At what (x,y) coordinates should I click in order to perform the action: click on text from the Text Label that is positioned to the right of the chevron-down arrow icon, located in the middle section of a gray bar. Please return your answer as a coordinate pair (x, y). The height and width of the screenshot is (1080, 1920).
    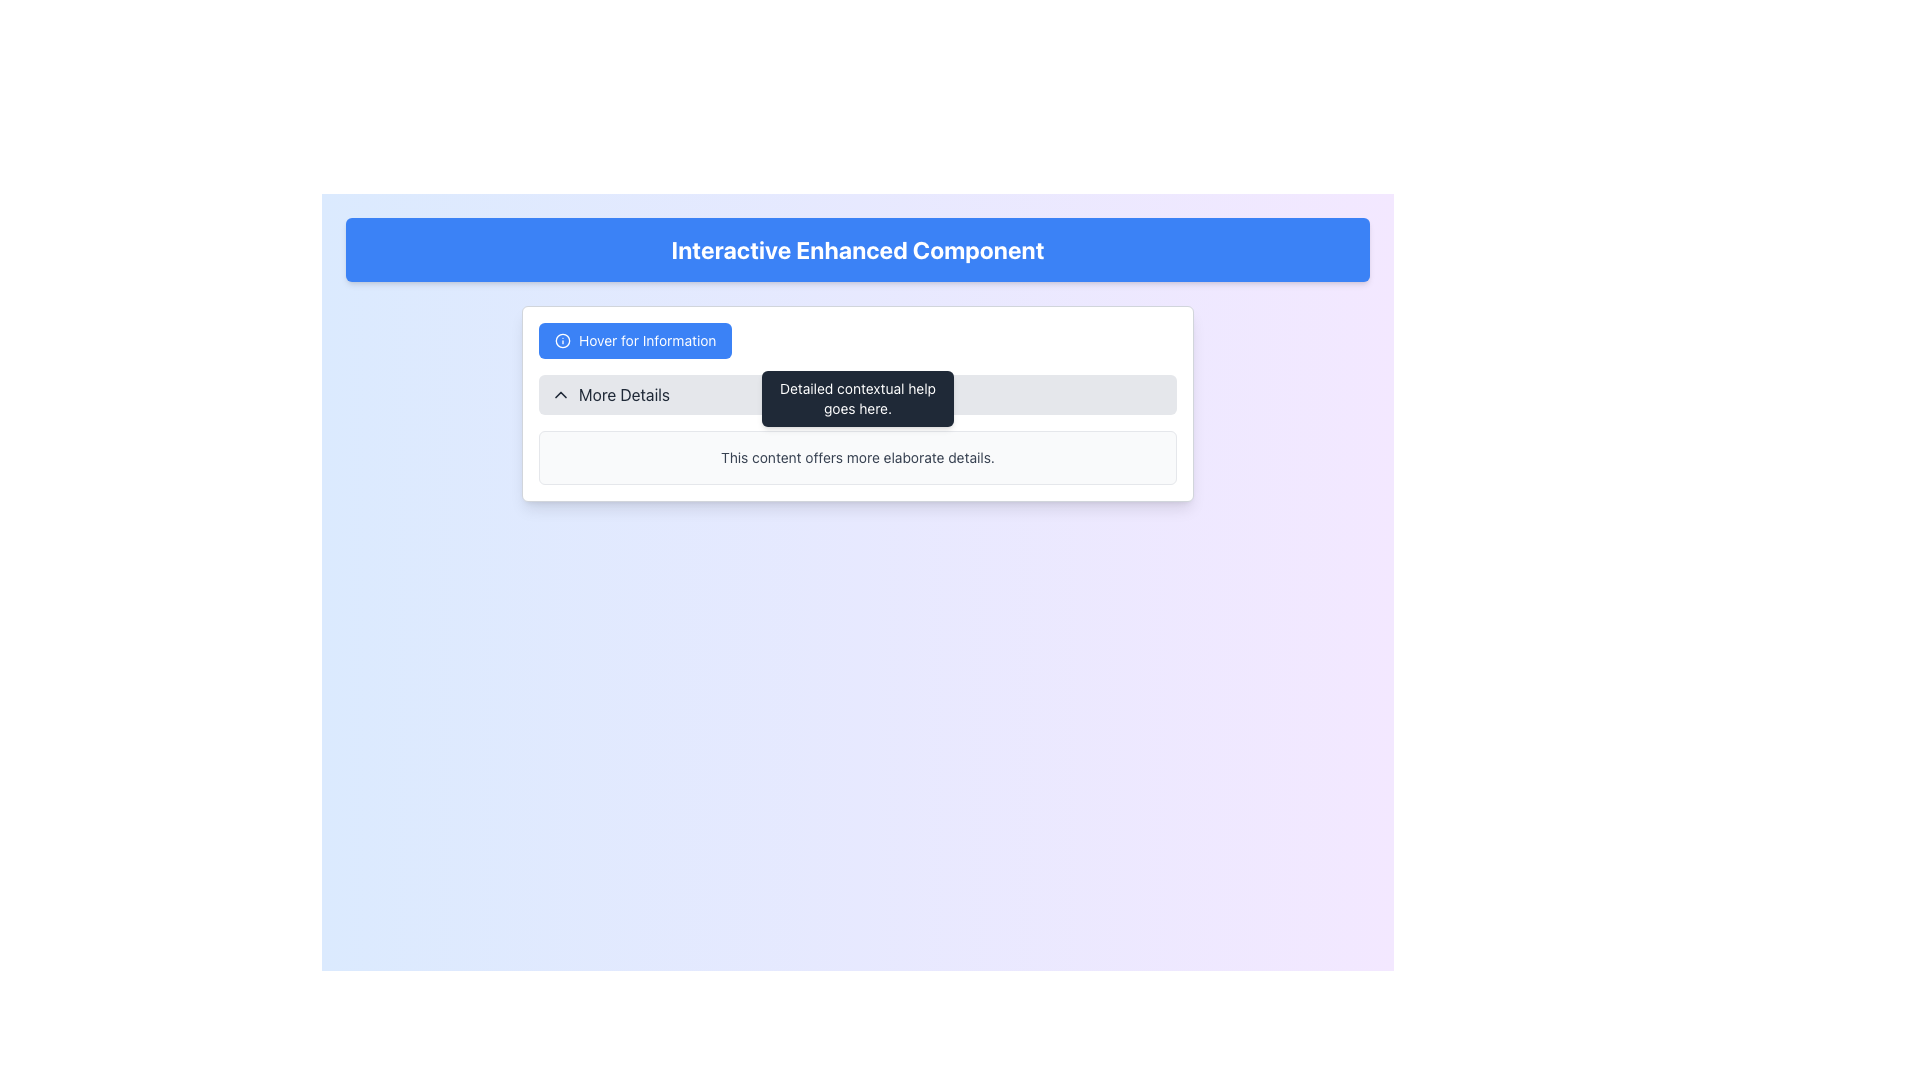
    Looking at the image, I should click on (623, 394).